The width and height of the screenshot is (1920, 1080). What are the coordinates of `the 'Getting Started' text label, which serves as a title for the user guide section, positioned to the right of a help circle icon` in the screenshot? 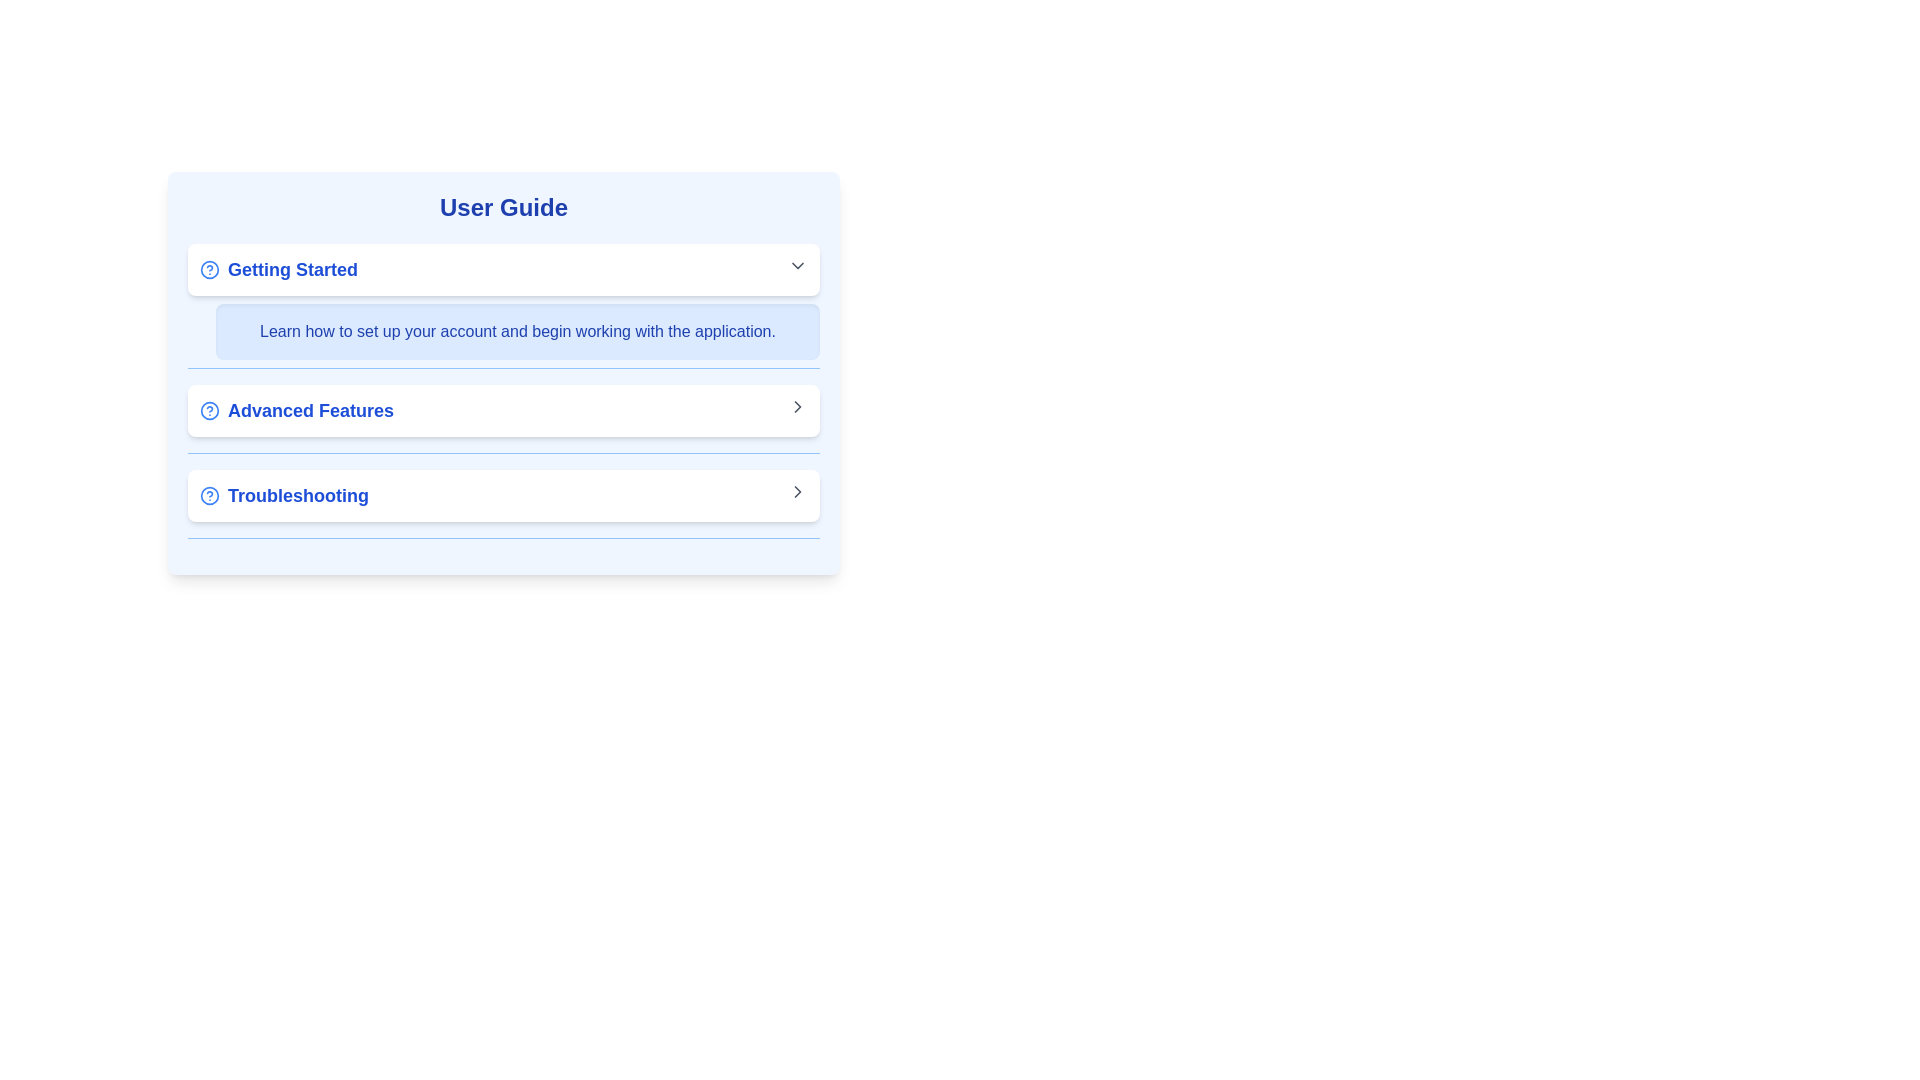 It's located at (291, 270).